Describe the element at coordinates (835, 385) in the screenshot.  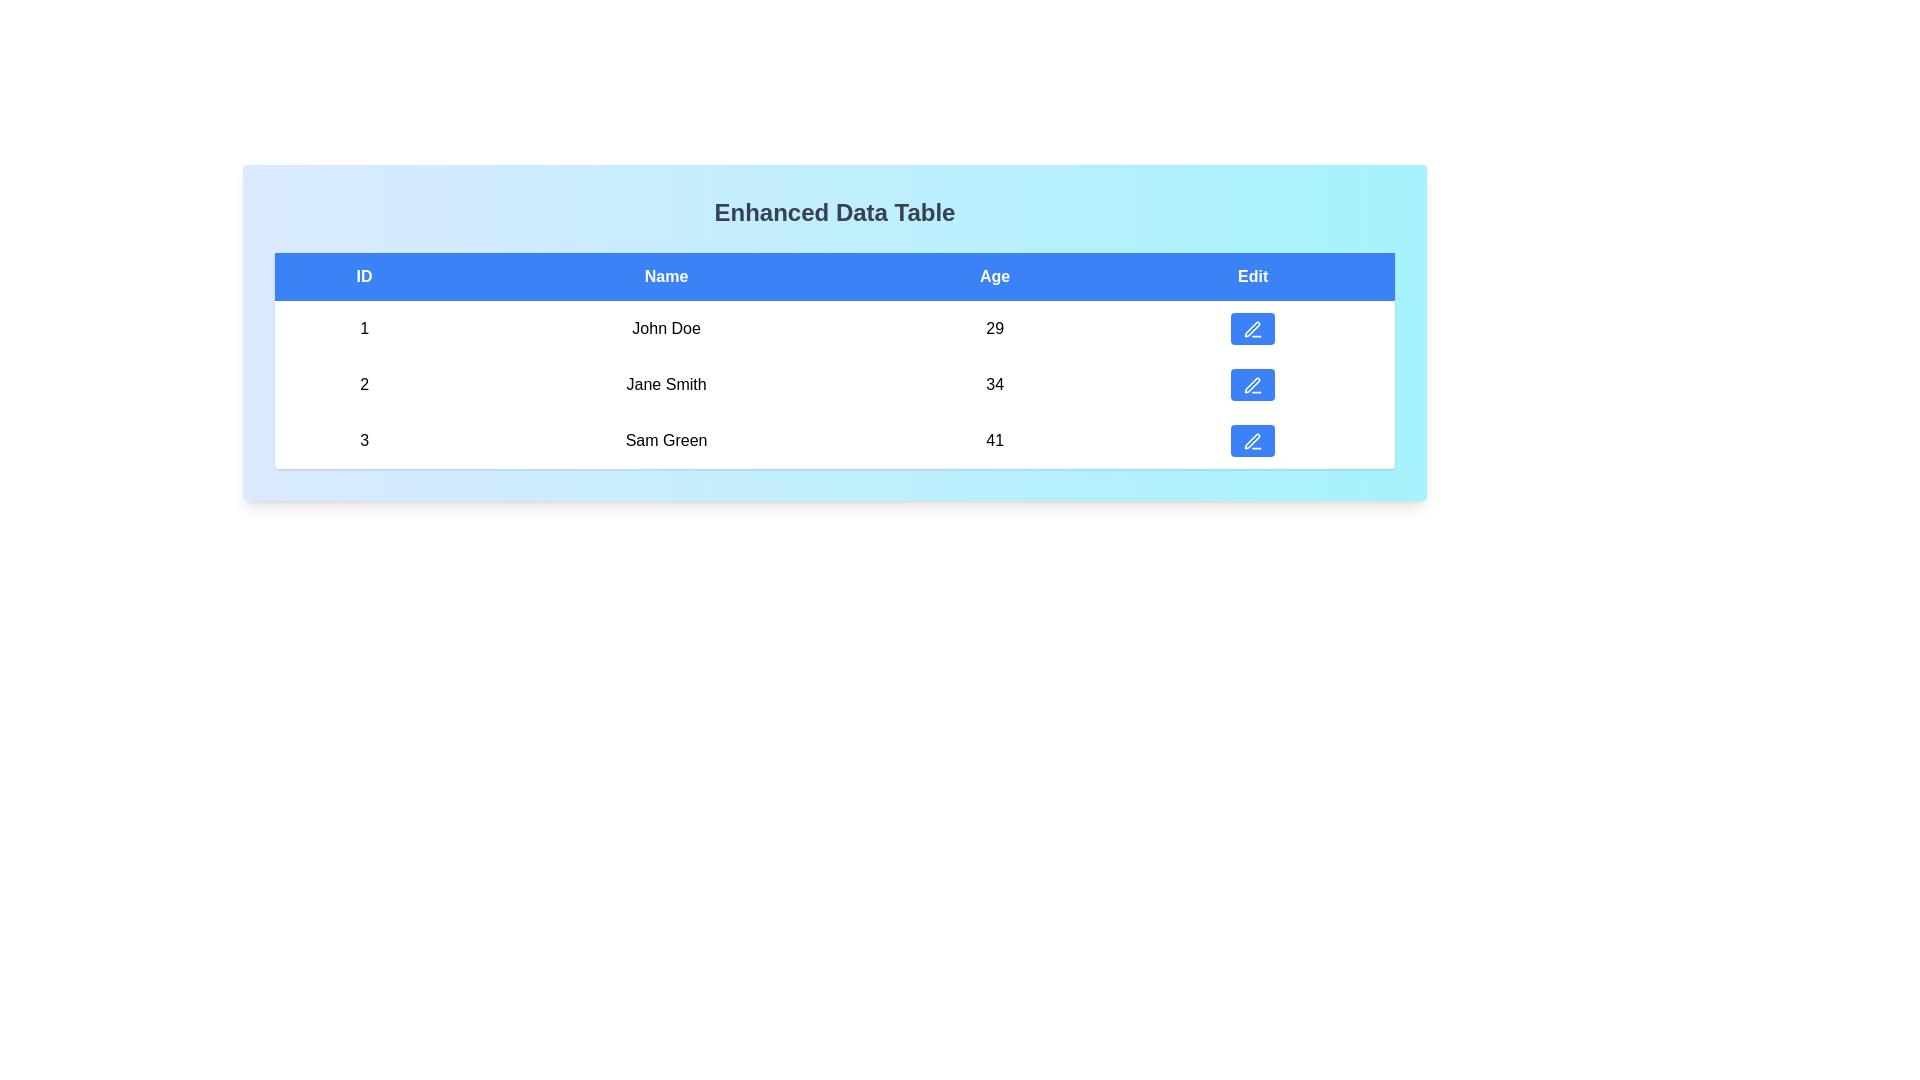
I see `the row corresponding to 2` at that location.